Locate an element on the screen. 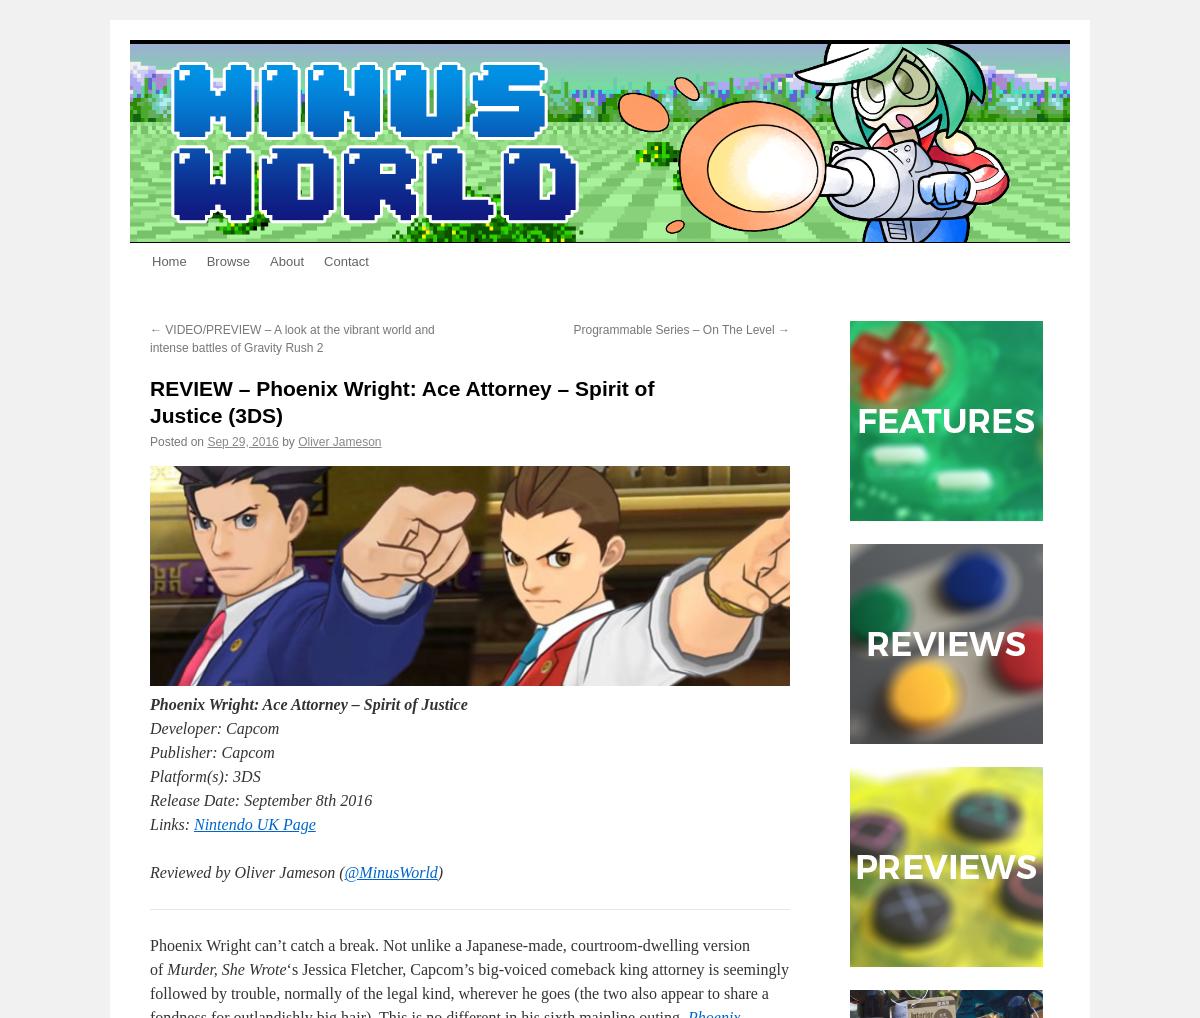  'Phoenix Wright: Ace Attorney – Spirit of Justice' is located at coordinates (308, 704).